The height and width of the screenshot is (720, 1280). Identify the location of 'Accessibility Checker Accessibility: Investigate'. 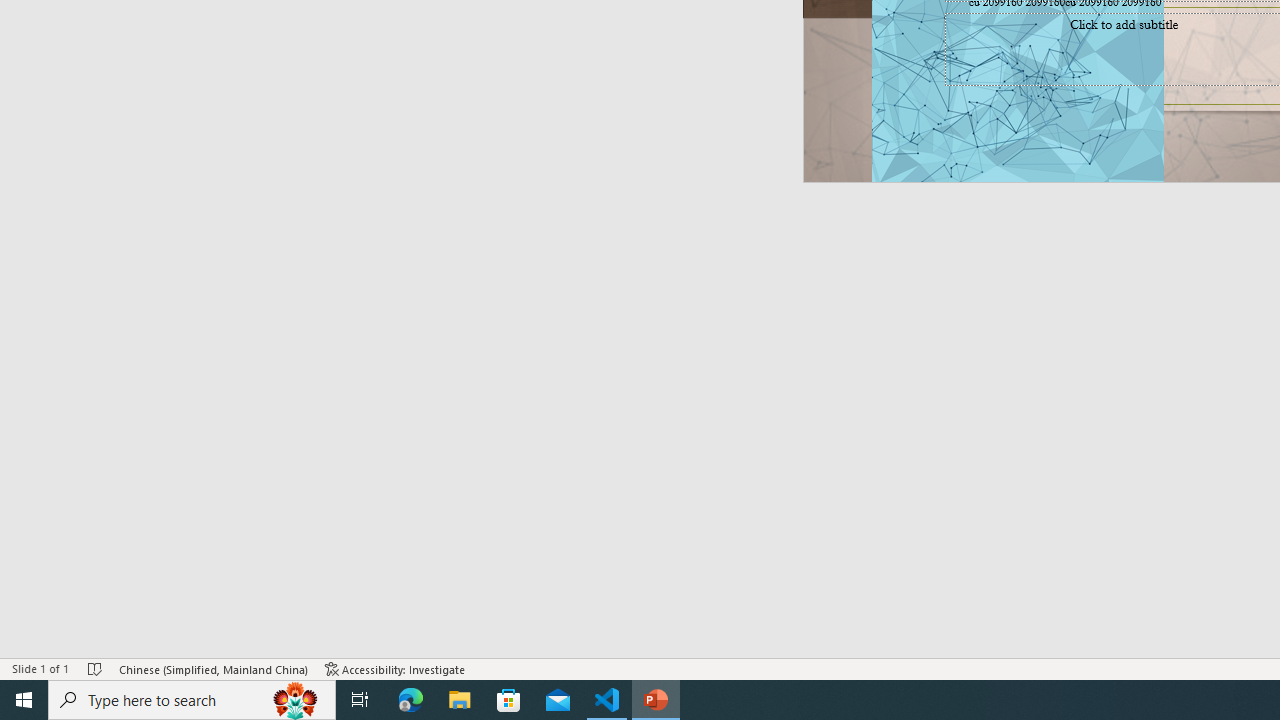
(395, 669).